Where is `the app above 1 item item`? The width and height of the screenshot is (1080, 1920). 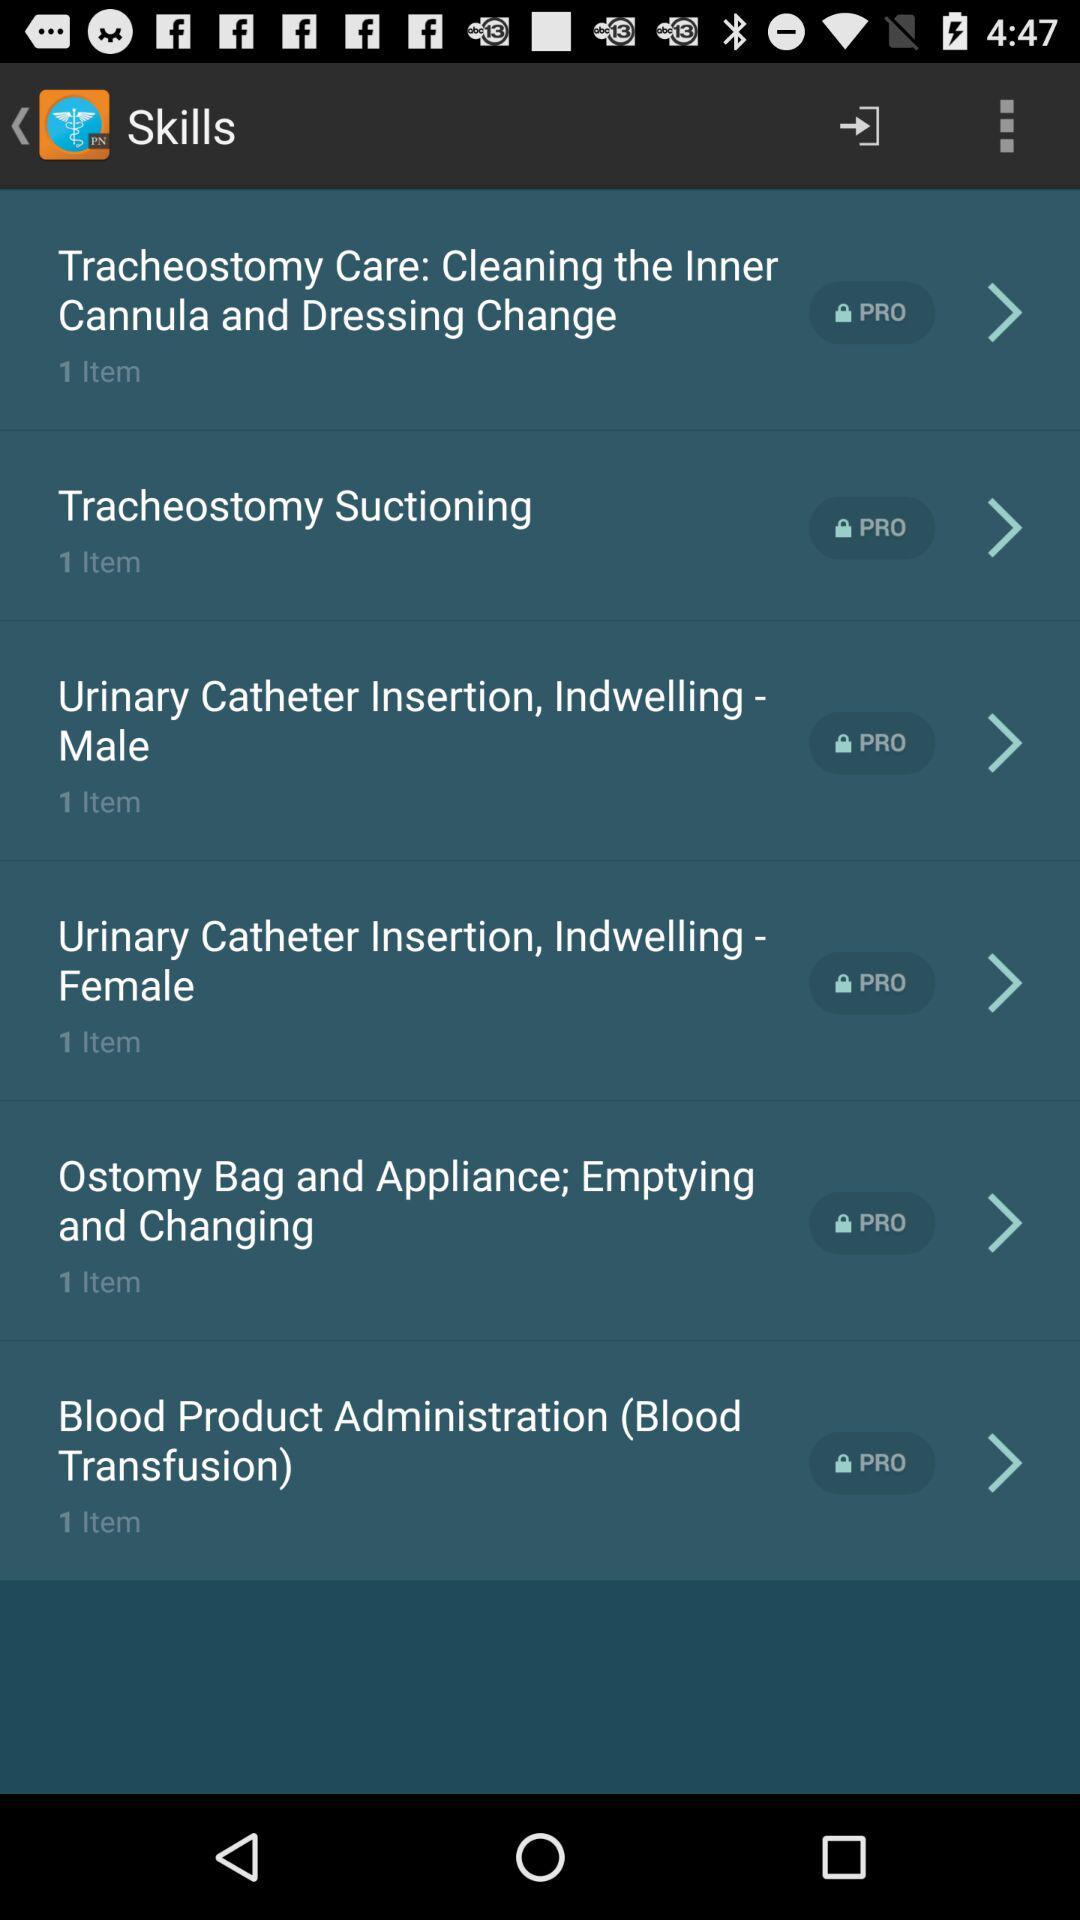 the app above 1 item item is located at coordinates (295, 504).